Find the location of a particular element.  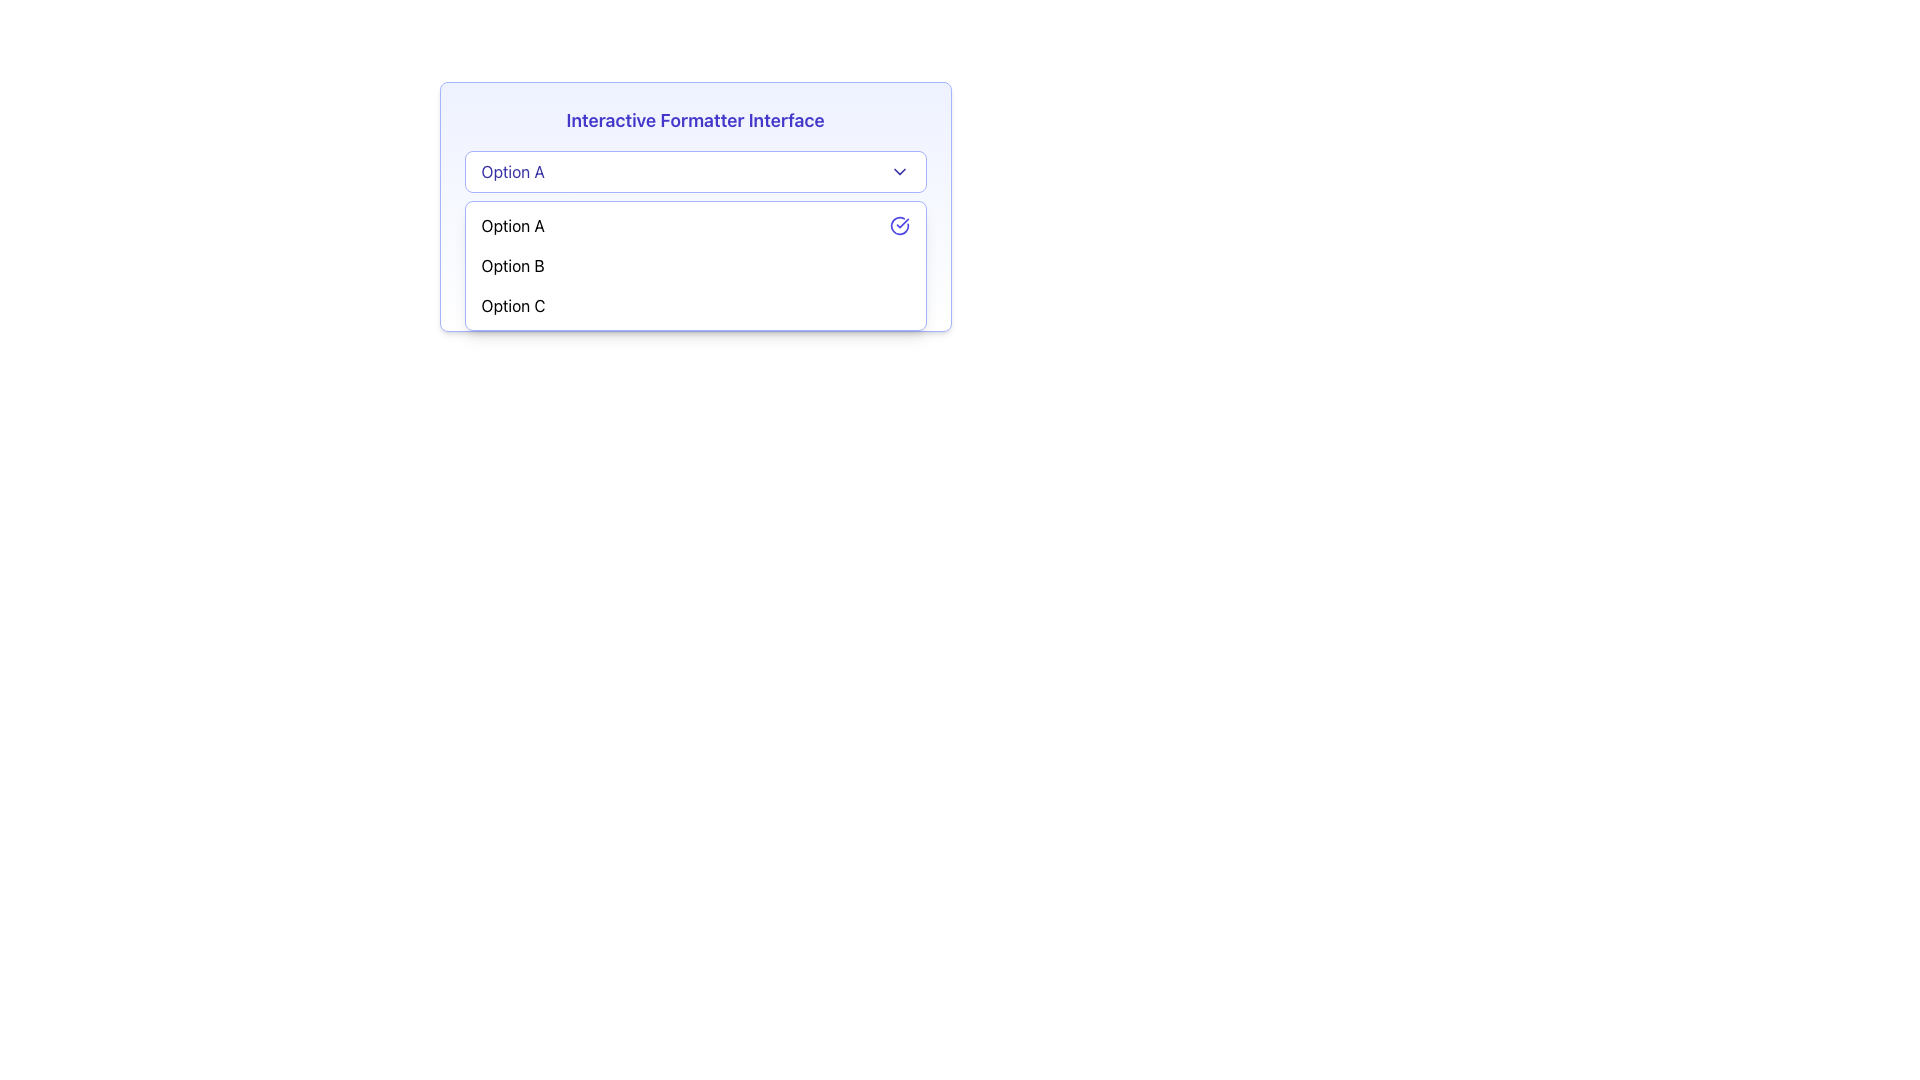

the indigo checkmark icon within a circle located to the right of the 'Option A' label in the dropdown menu is located at coordinates (898, 225).